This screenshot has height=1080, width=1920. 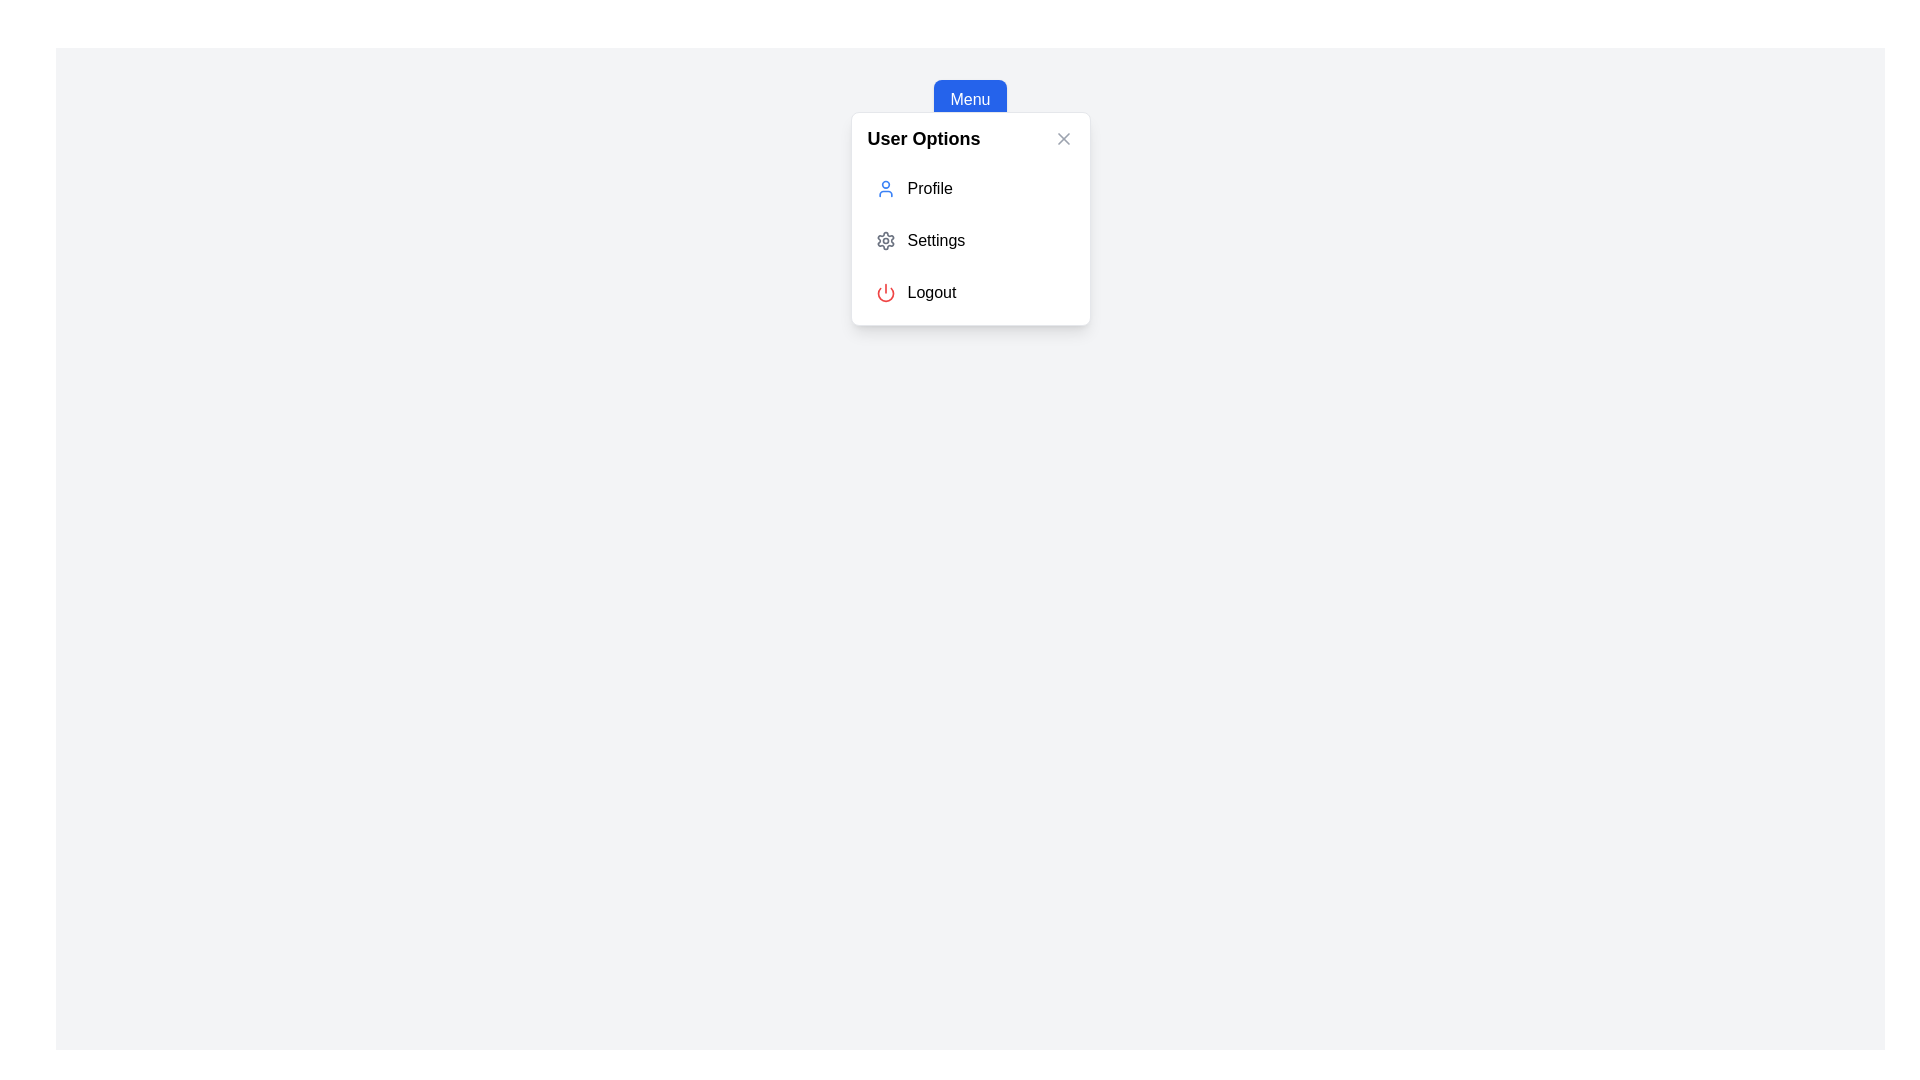 I want to click on the second item in the 'User Options' dropdown menu, so click(x=970, y=239).